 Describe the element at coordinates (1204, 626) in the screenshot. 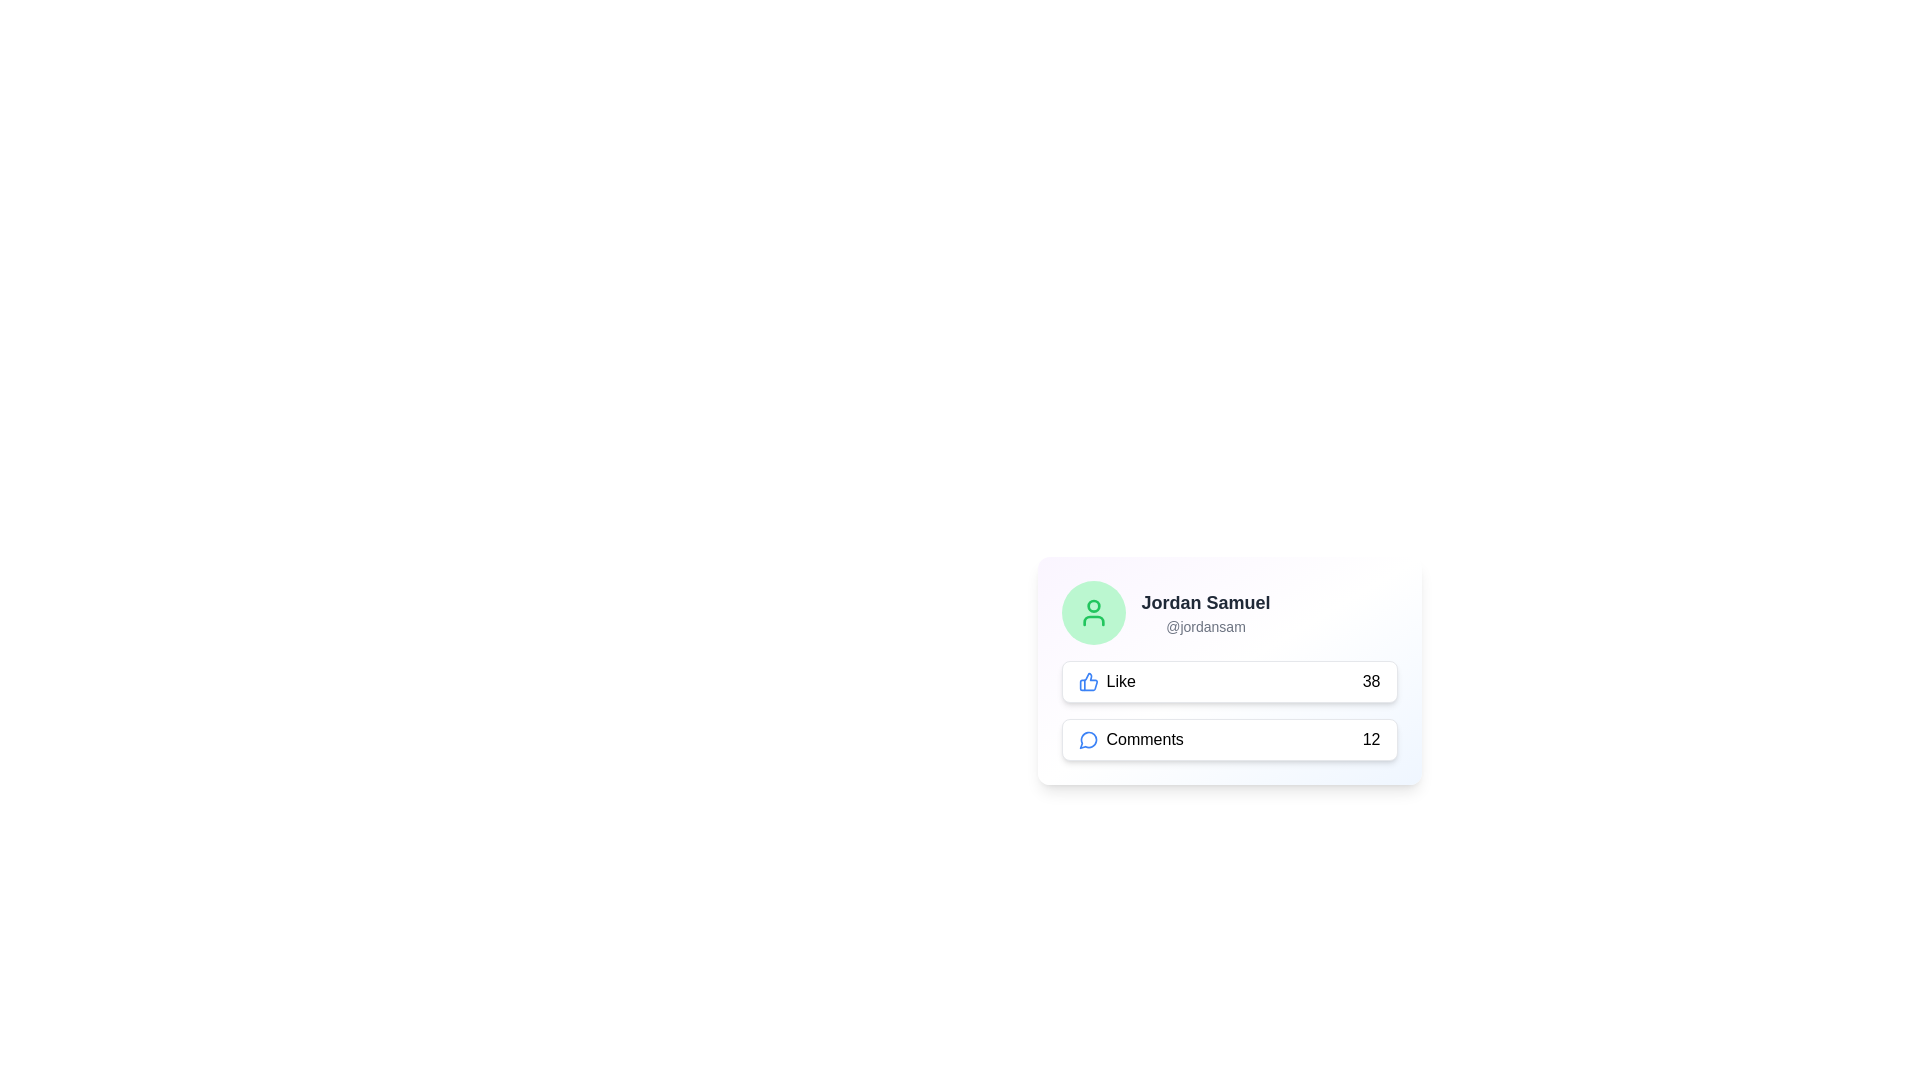

I see `text label displaying the user's handle '@jordansam' located beneath the bold 'Jordan Samuel' heading in the user's profile card area` at that location.